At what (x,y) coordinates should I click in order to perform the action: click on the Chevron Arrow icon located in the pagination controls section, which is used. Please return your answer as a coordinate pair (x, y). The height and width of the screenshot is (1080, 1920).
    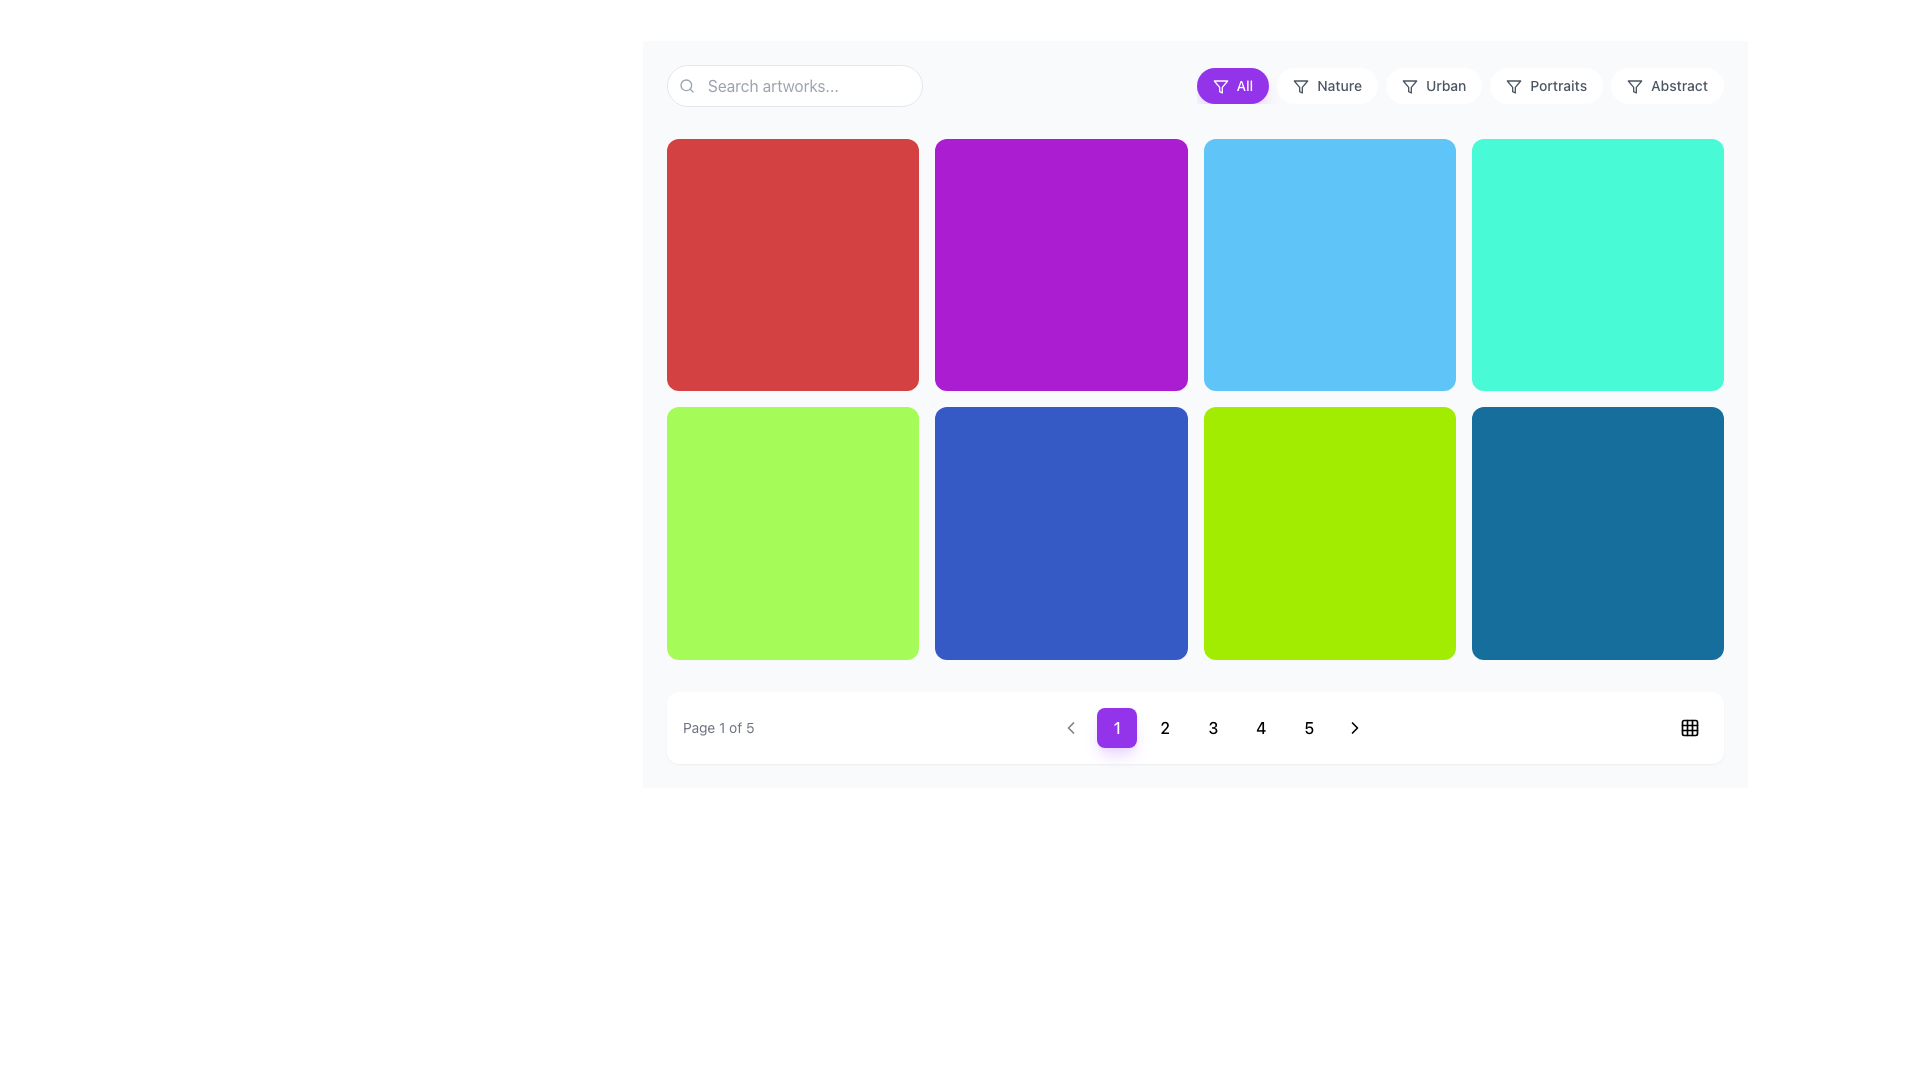
    Looking at the image, I should click on (1070, 727).